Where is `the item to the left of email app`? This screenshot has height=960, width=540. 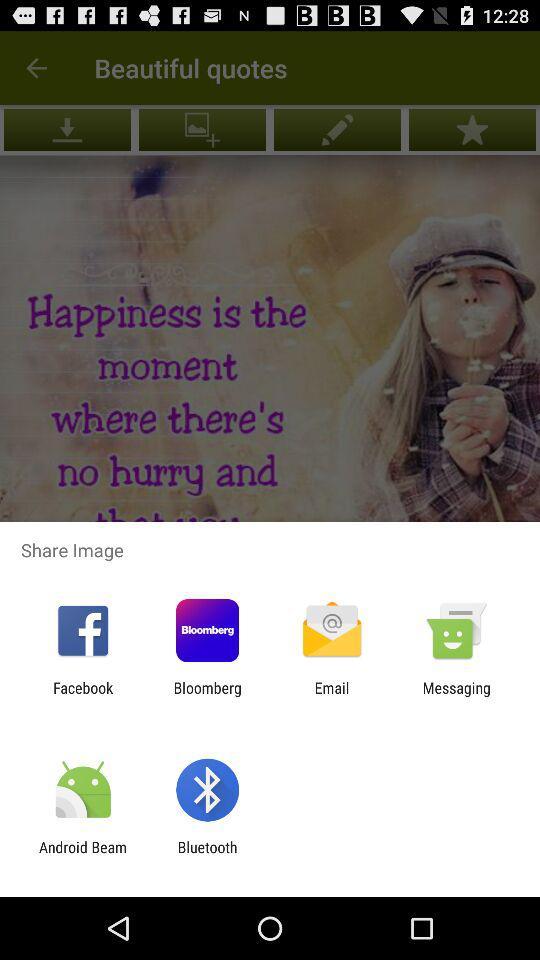 the item to the left of email app is located at coordinates (206, 696).